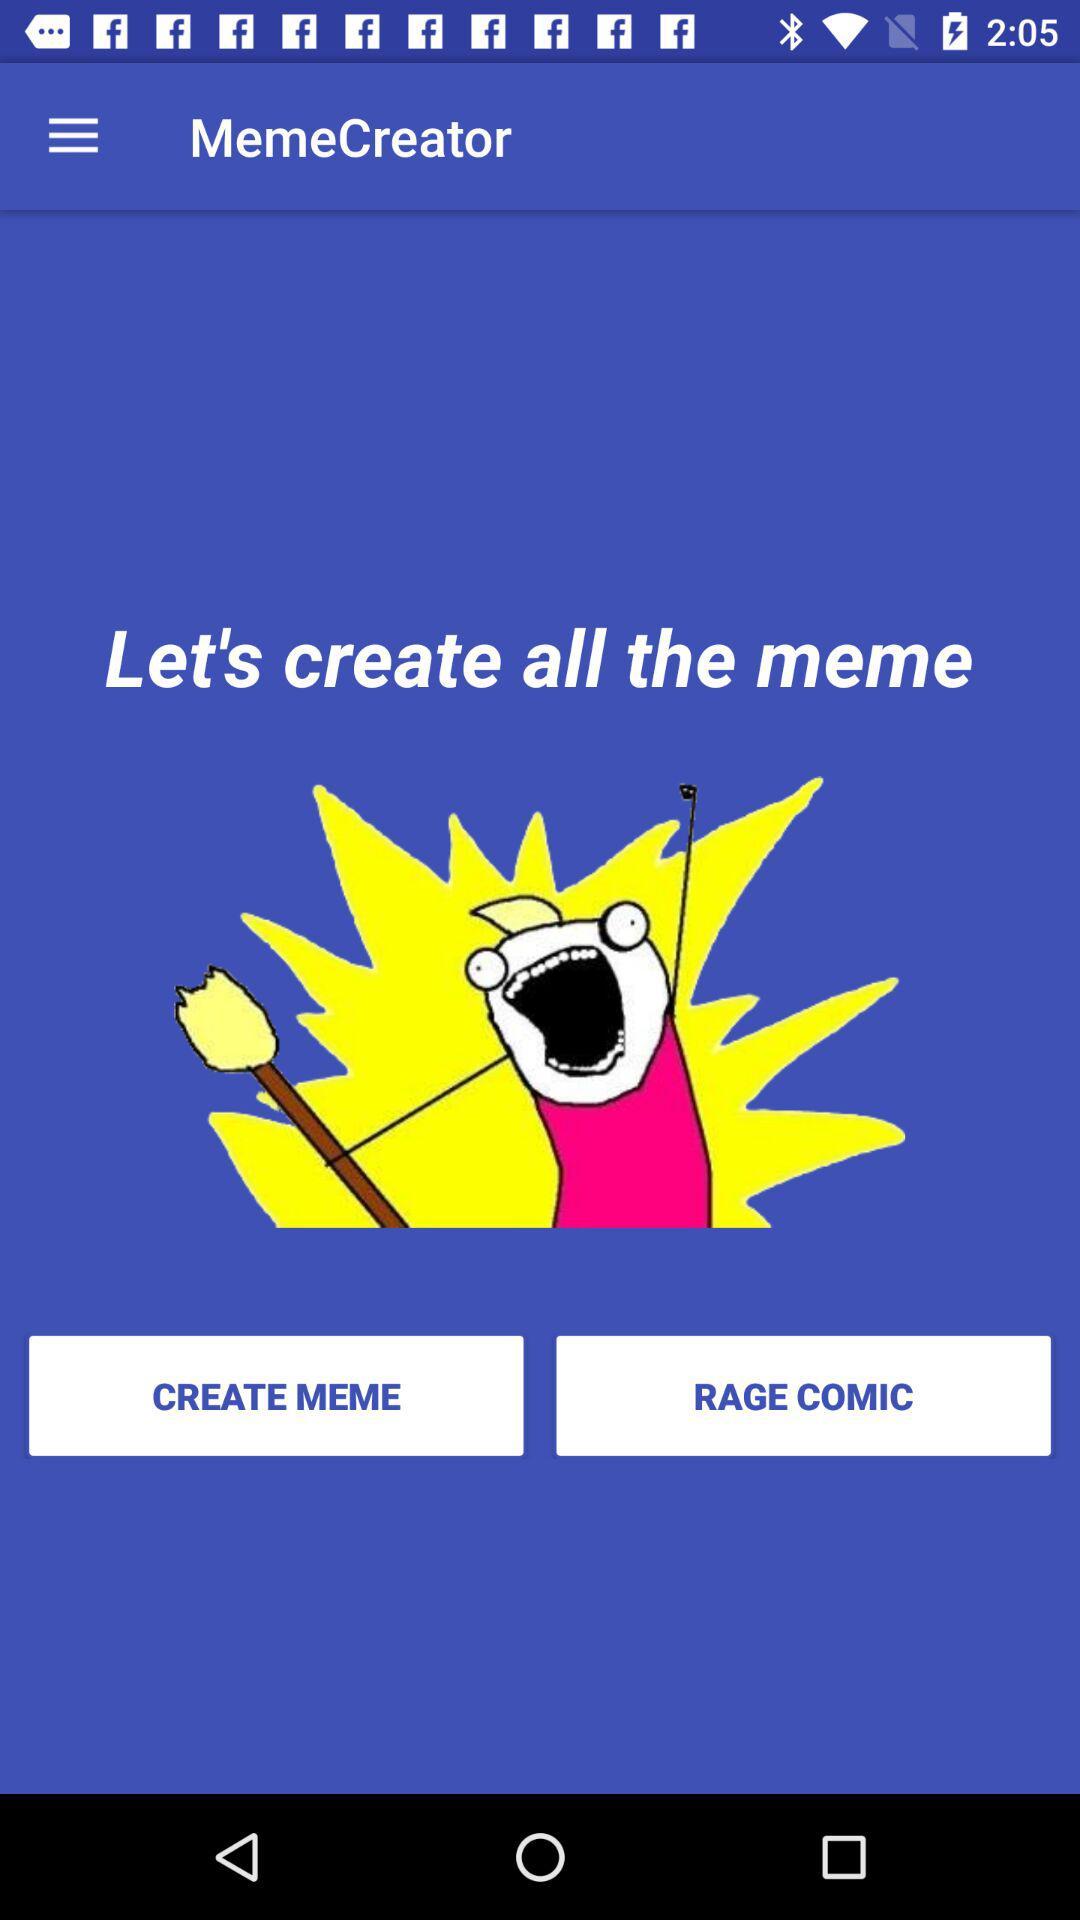 This screenshot has width=1080, height=1920. What do you see at coordinates (802, 1394) in the screenshot?
I see `item to the right of the create meme icon` at bounding box center [802, 1394].